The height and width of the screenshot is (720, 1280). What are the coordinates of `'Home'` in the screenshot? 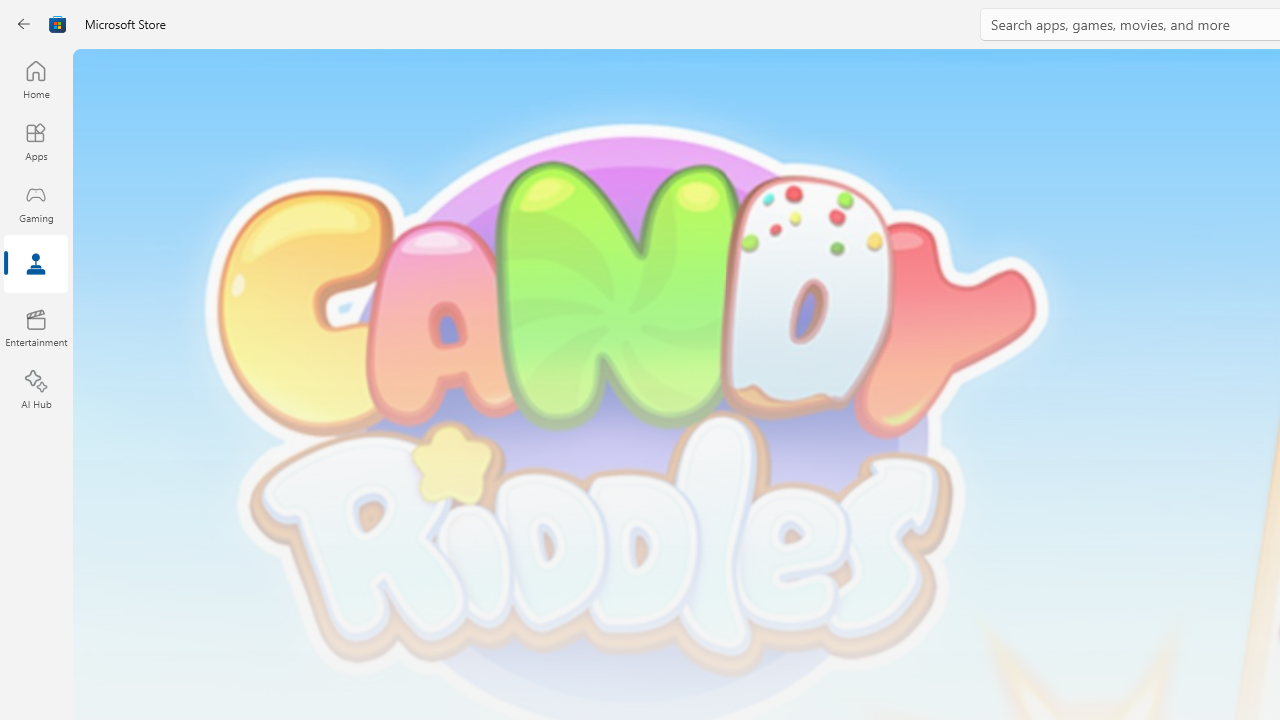 It's located at (35, 78).